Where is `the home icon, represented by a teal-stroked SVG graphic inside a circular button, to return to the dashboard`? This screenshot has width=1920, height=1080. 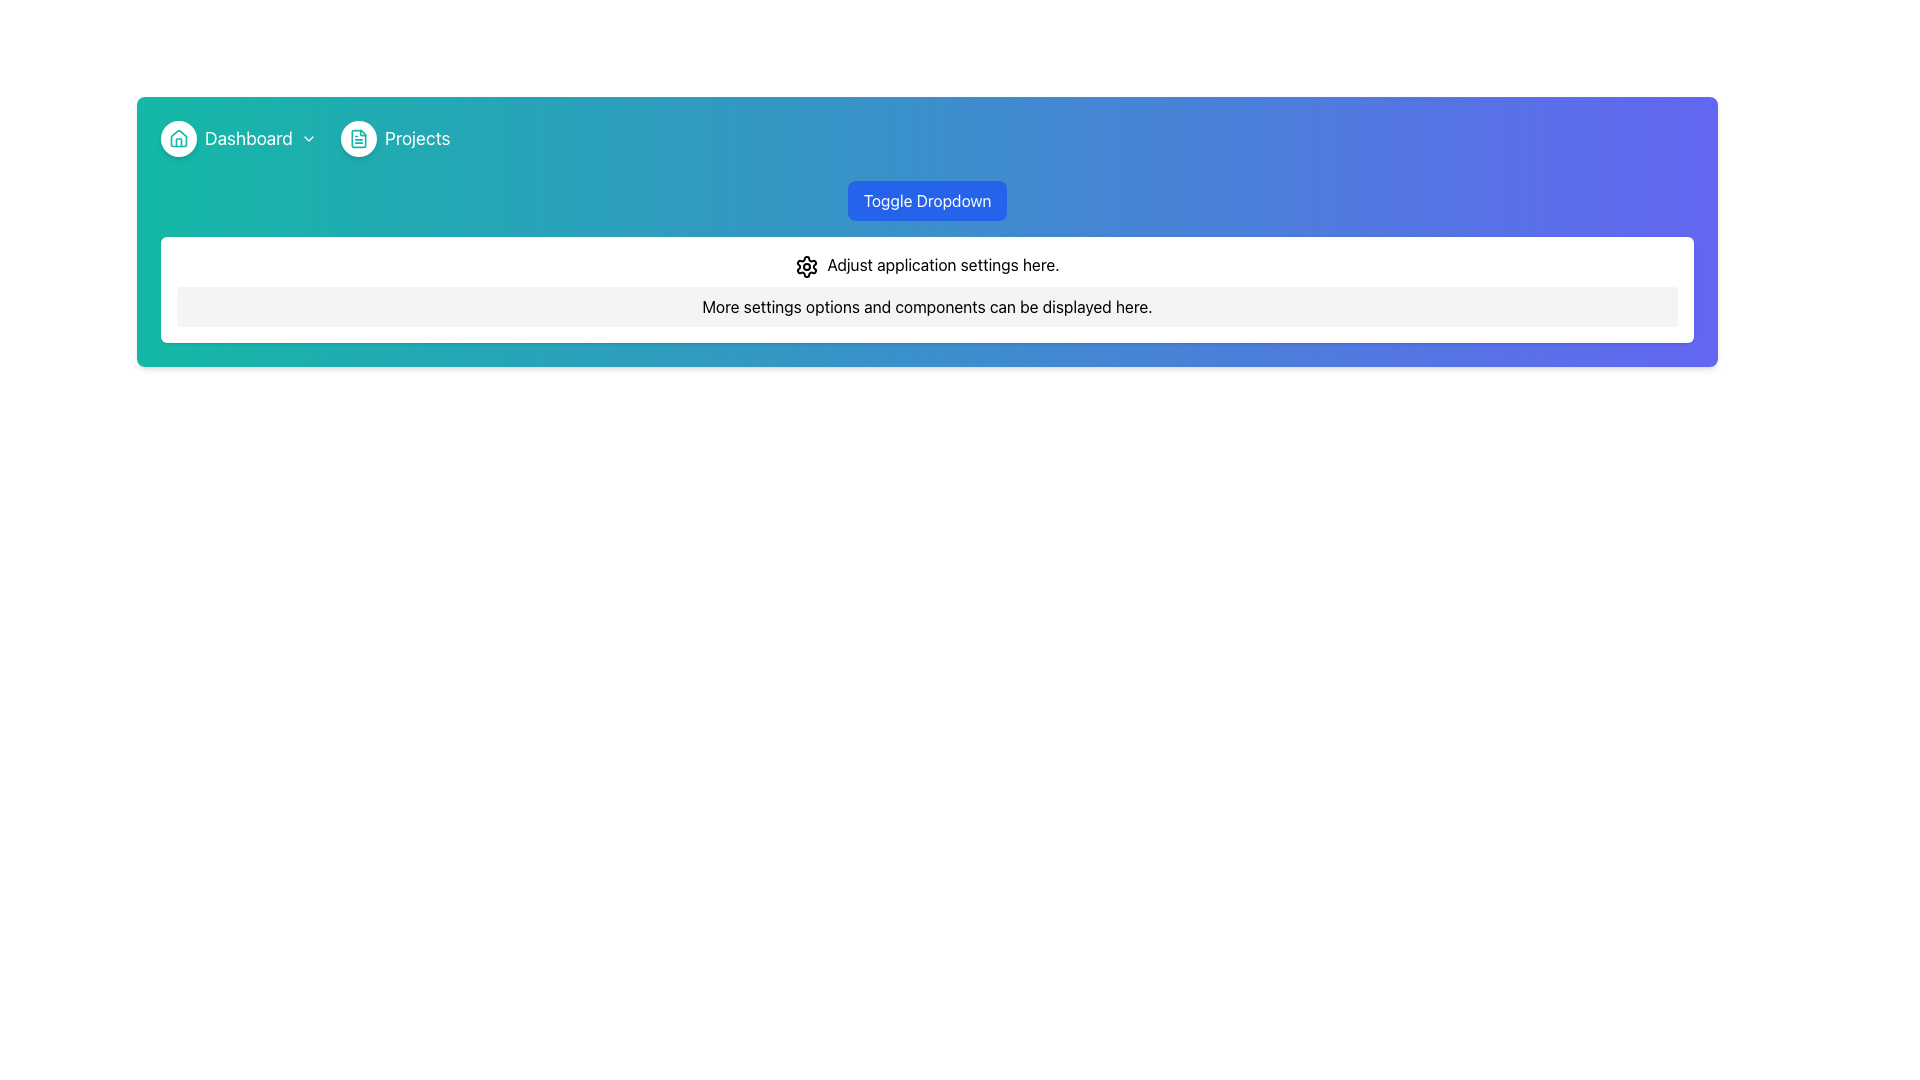
the home icon, represented by a teal-stroked SVG graphic inside a circular button, to return to the dashboard is located at coordinates (178, 137).